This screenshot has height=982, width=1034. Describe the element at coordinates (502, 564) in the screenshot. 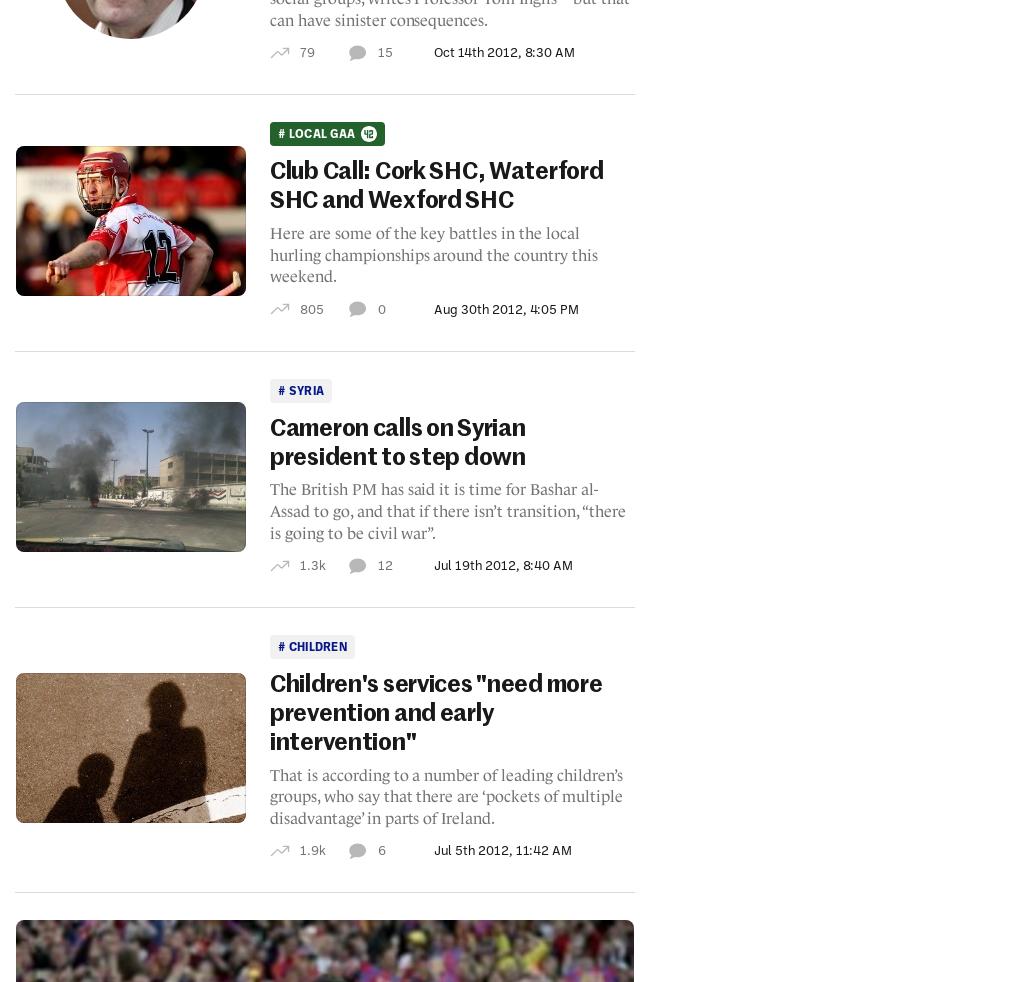

I see `'Jul 19th 2012, 8:40 AM'` at that location.